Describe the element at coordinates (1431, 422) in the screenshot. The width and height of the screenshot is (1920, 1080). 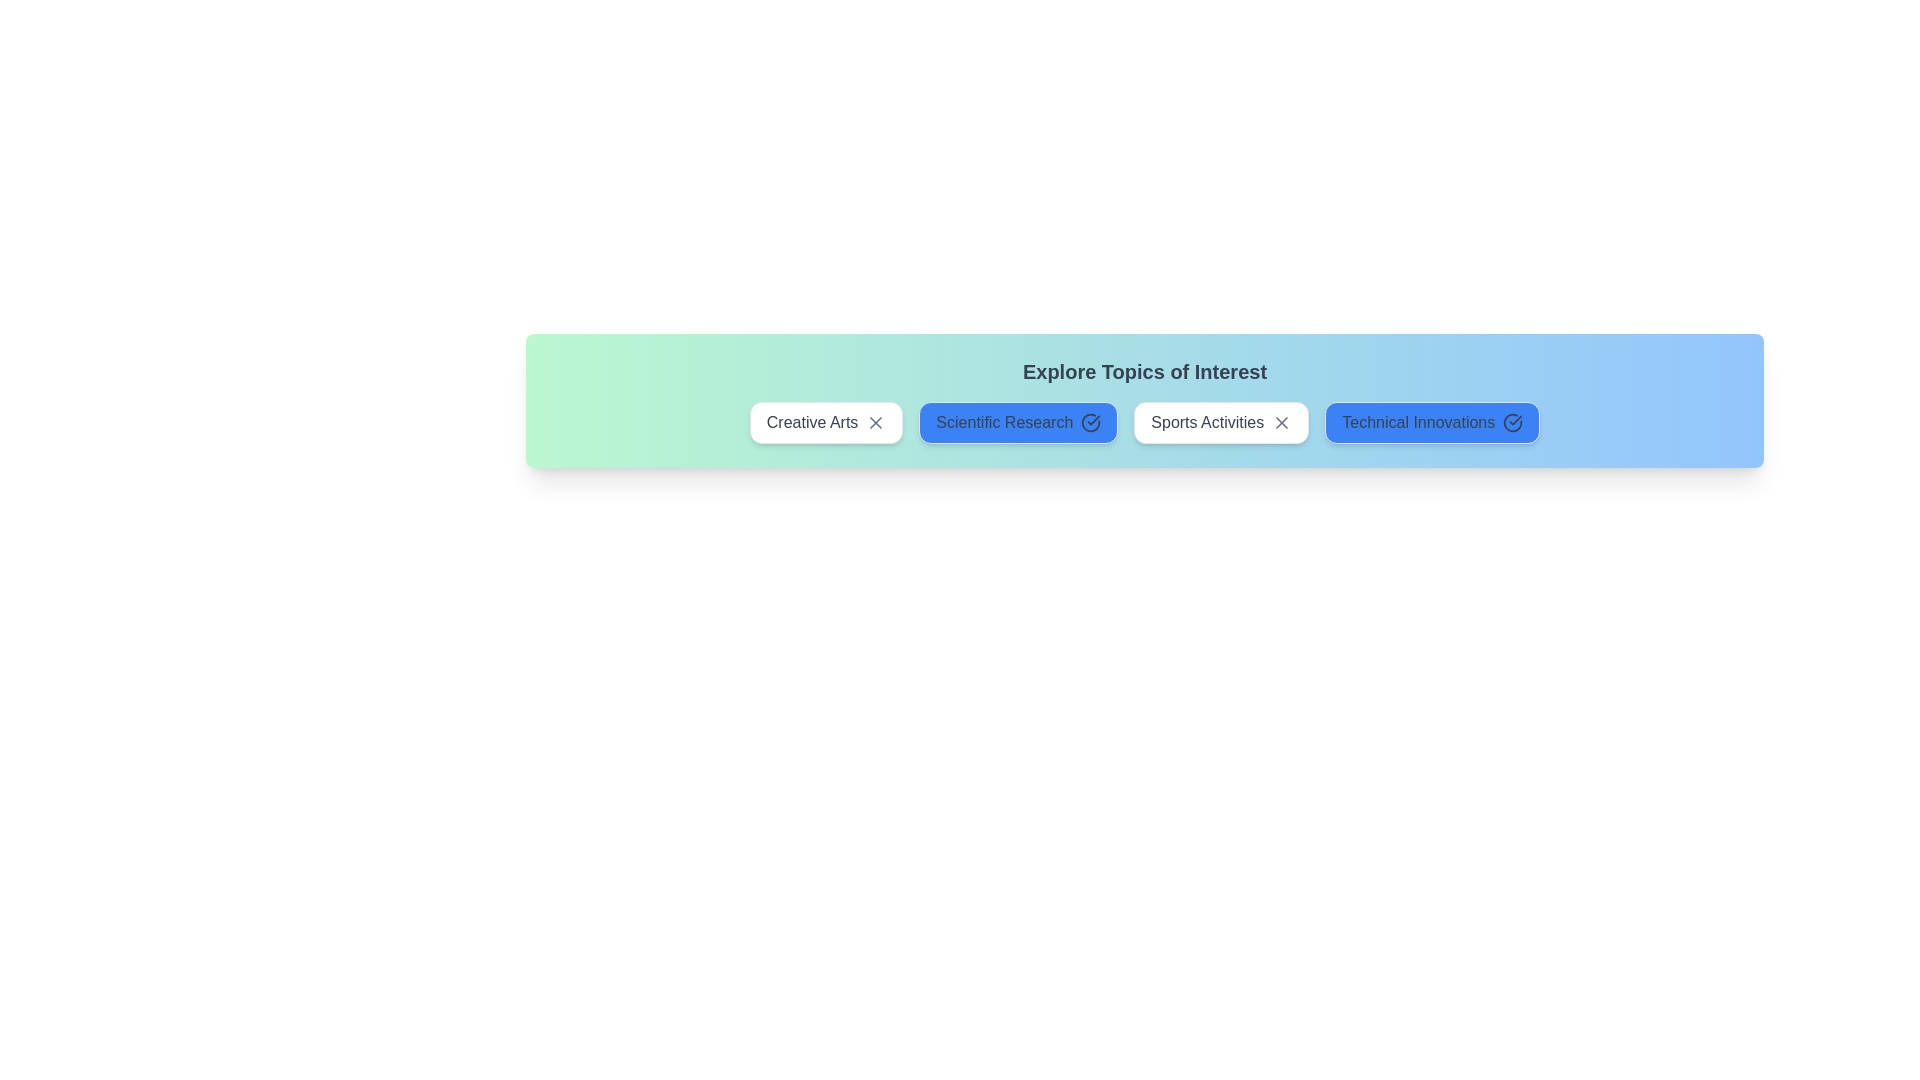
I see `the chip labeled 'Technical Innovations' to observe its visual feedback` at that location.